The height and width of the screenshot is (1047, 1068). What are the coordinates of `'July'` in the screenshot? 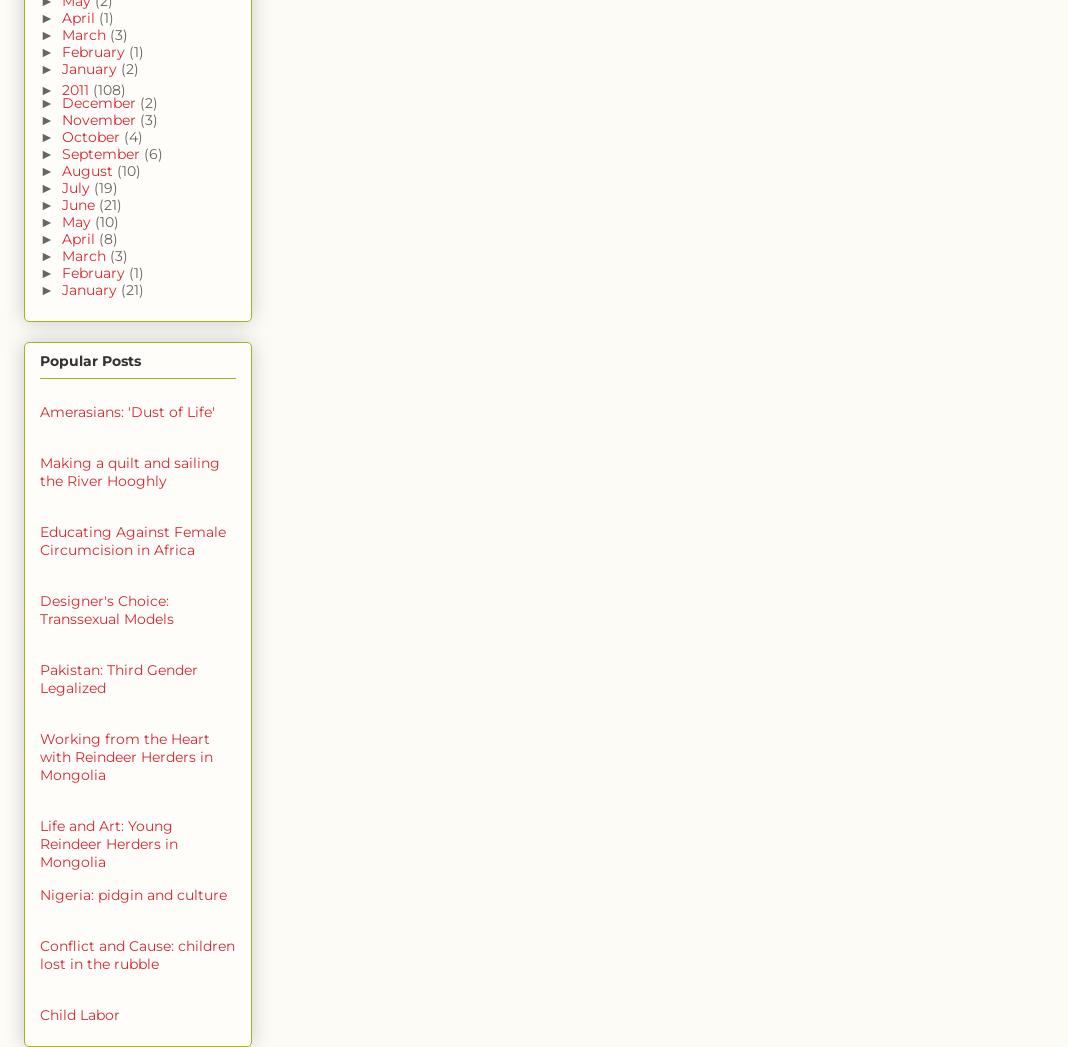 It's located at (76, 188).